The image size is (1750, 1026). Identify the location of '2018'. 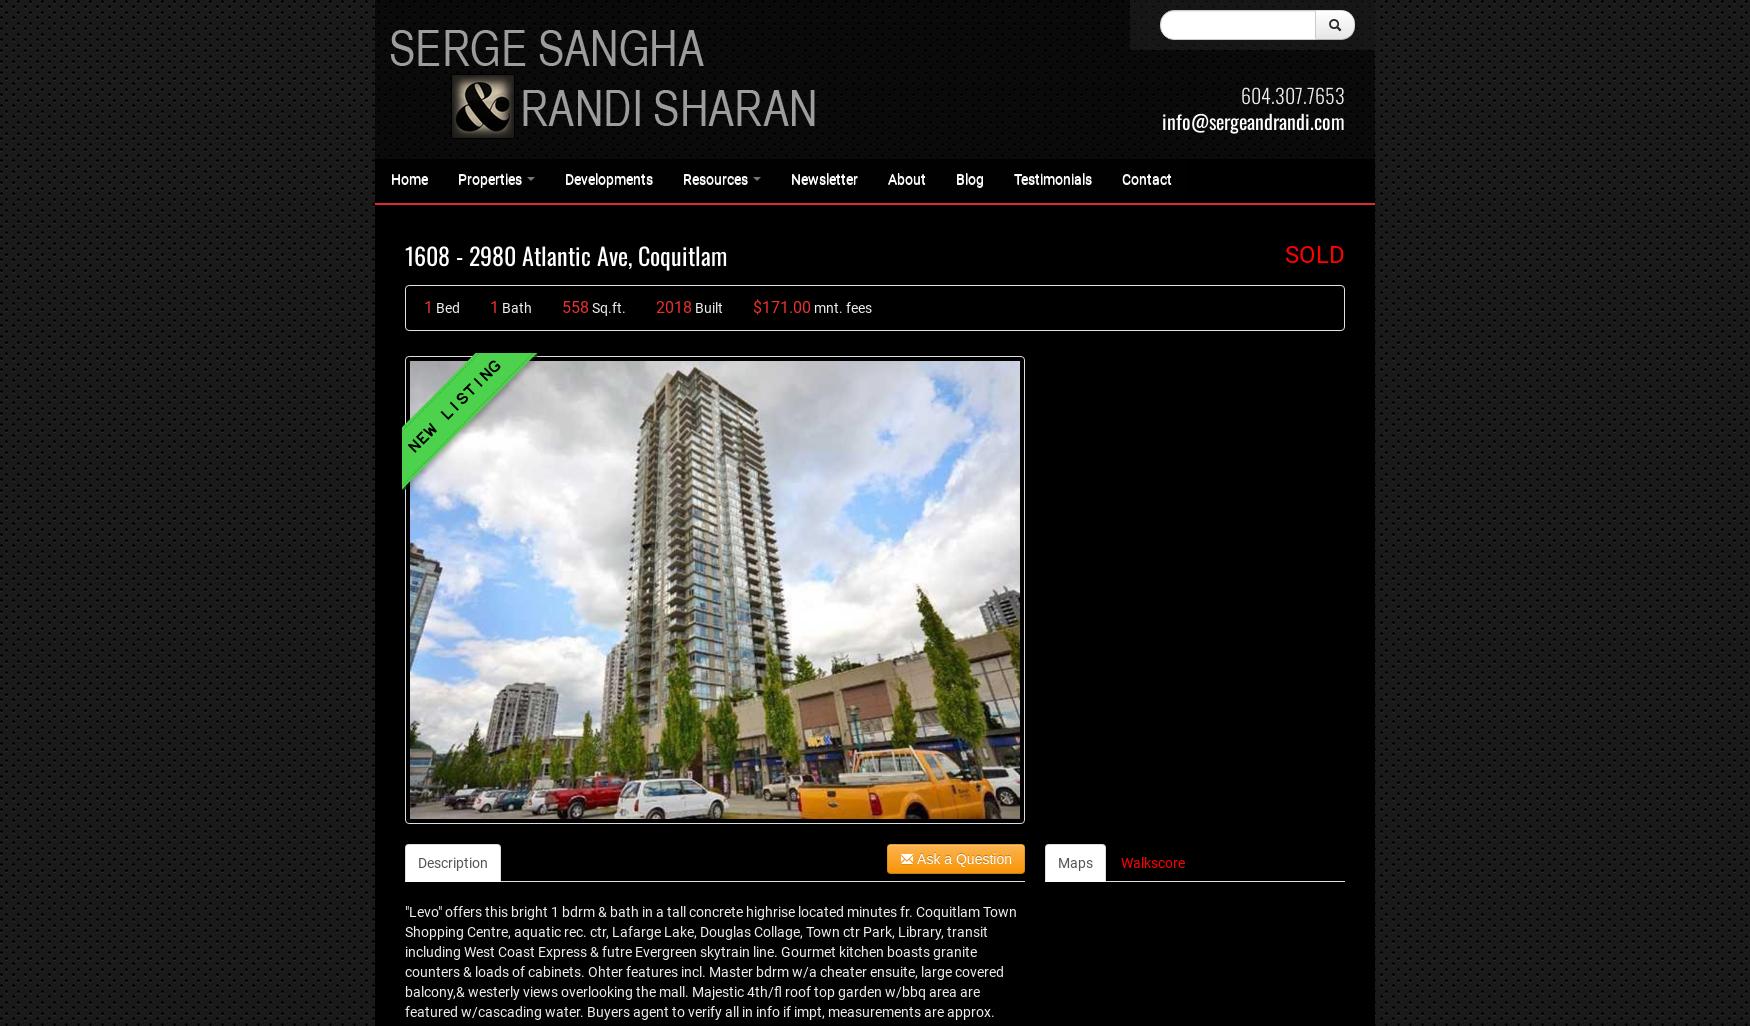
(672, 306).